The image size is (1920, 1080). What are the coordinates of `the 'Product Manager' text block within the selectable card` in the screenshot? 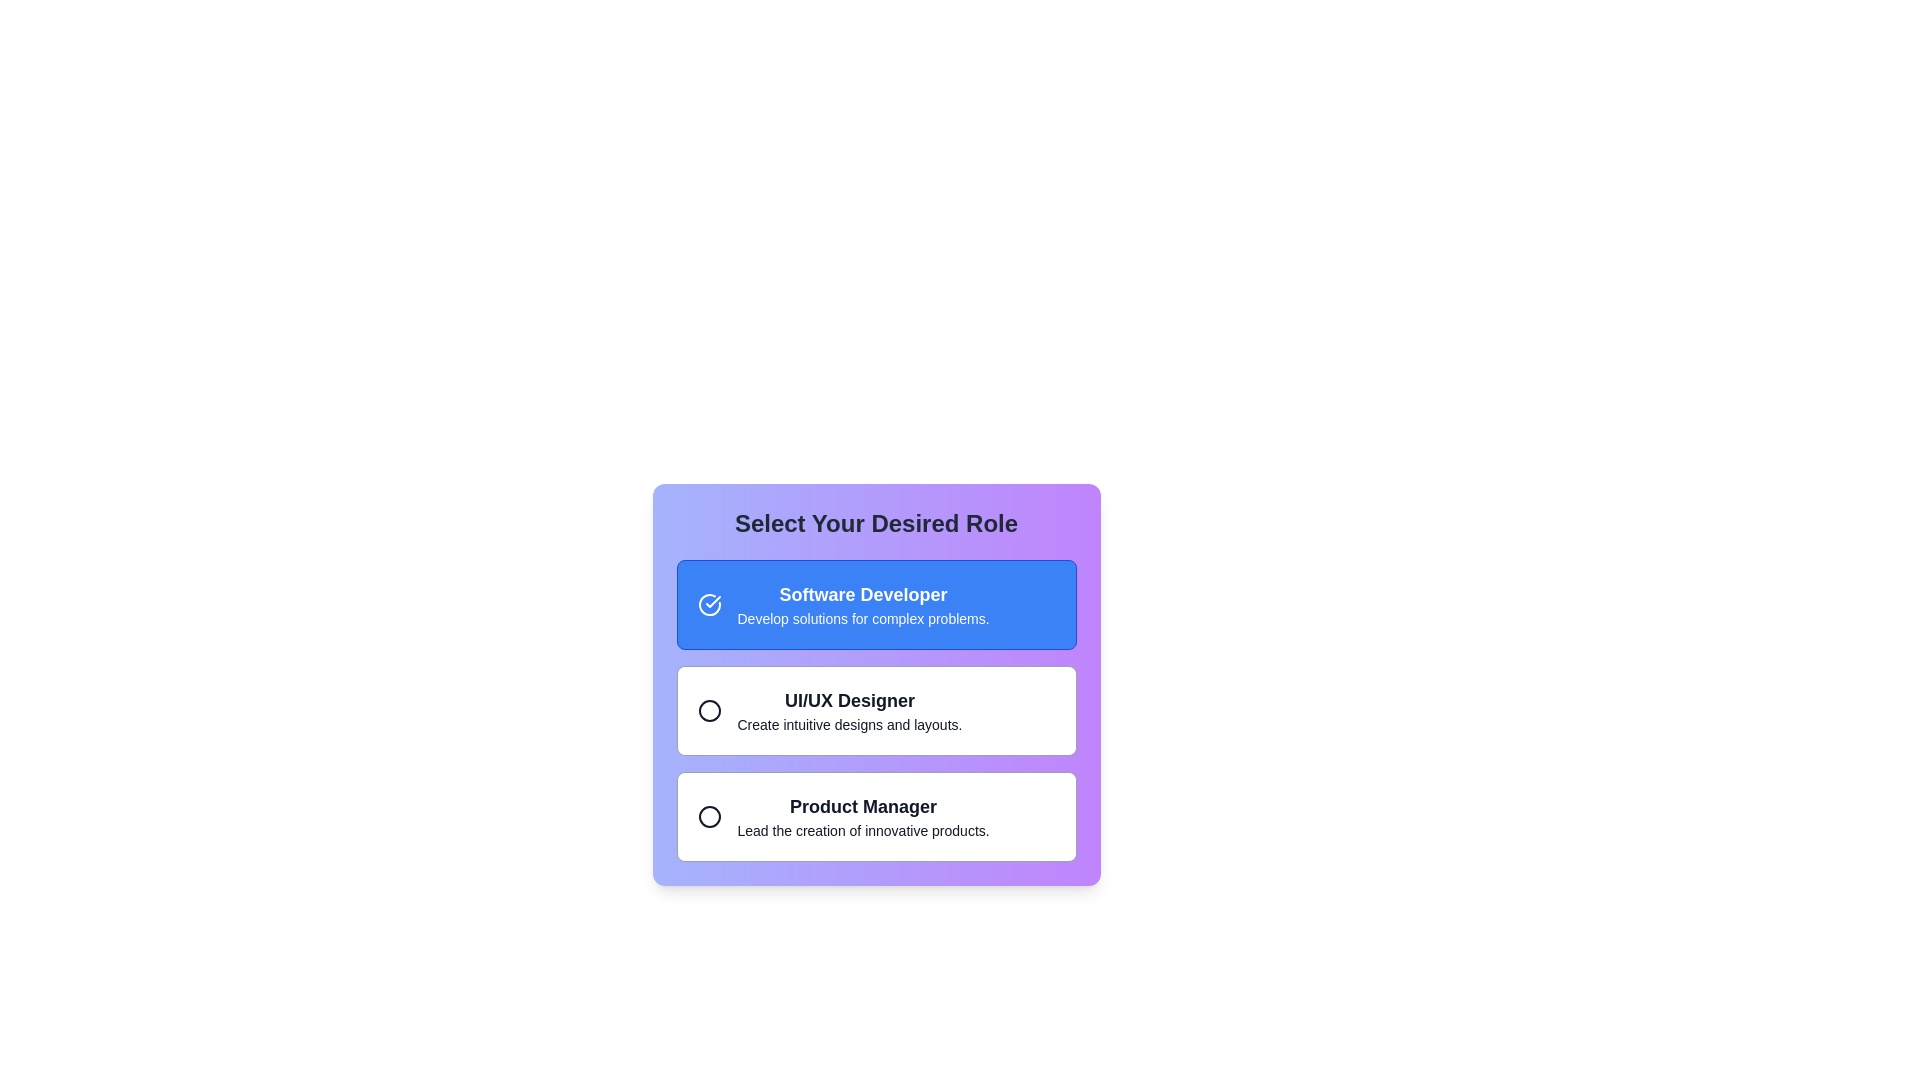 It's located at (863, 817).